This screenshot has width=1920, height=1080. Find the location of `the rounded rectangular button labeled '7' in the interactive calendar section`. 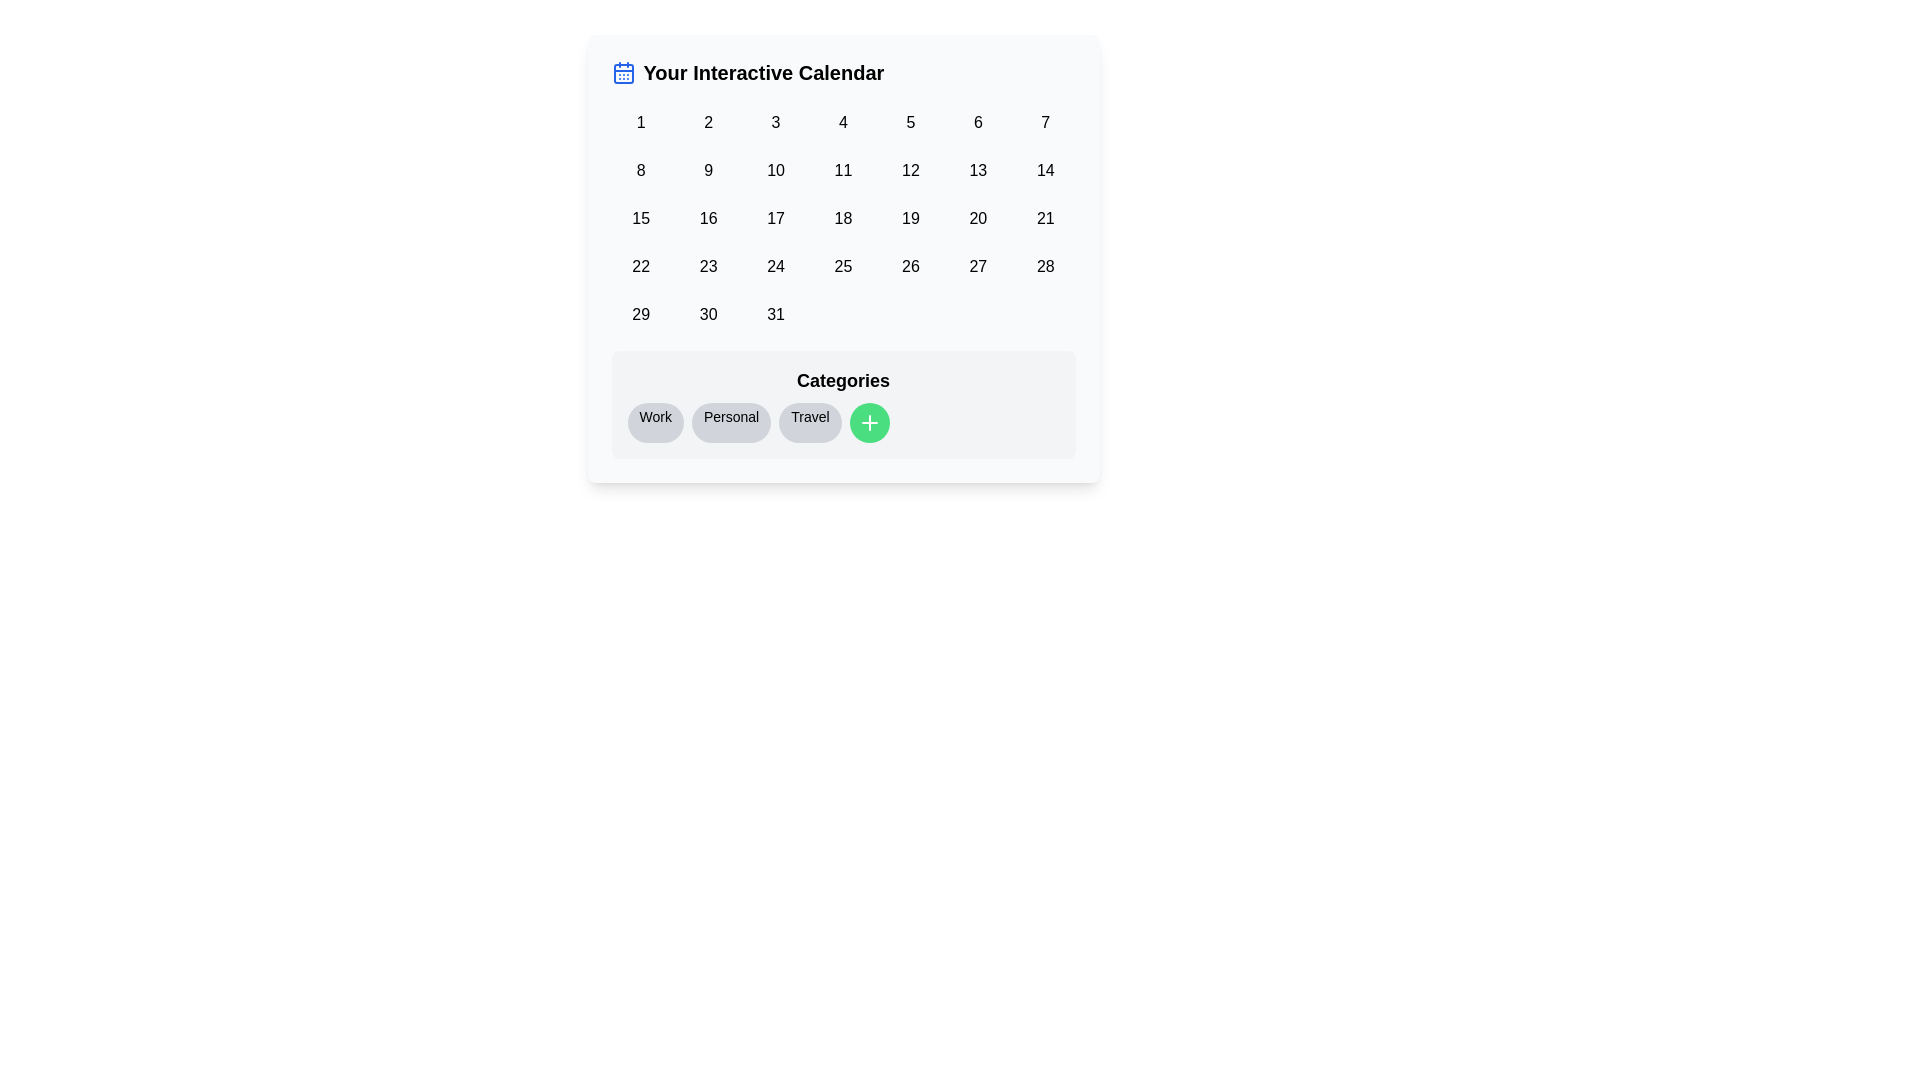

the rounded rectangular button labeled '7' in the interactive calendar section is located at coordinates (1044, 123).